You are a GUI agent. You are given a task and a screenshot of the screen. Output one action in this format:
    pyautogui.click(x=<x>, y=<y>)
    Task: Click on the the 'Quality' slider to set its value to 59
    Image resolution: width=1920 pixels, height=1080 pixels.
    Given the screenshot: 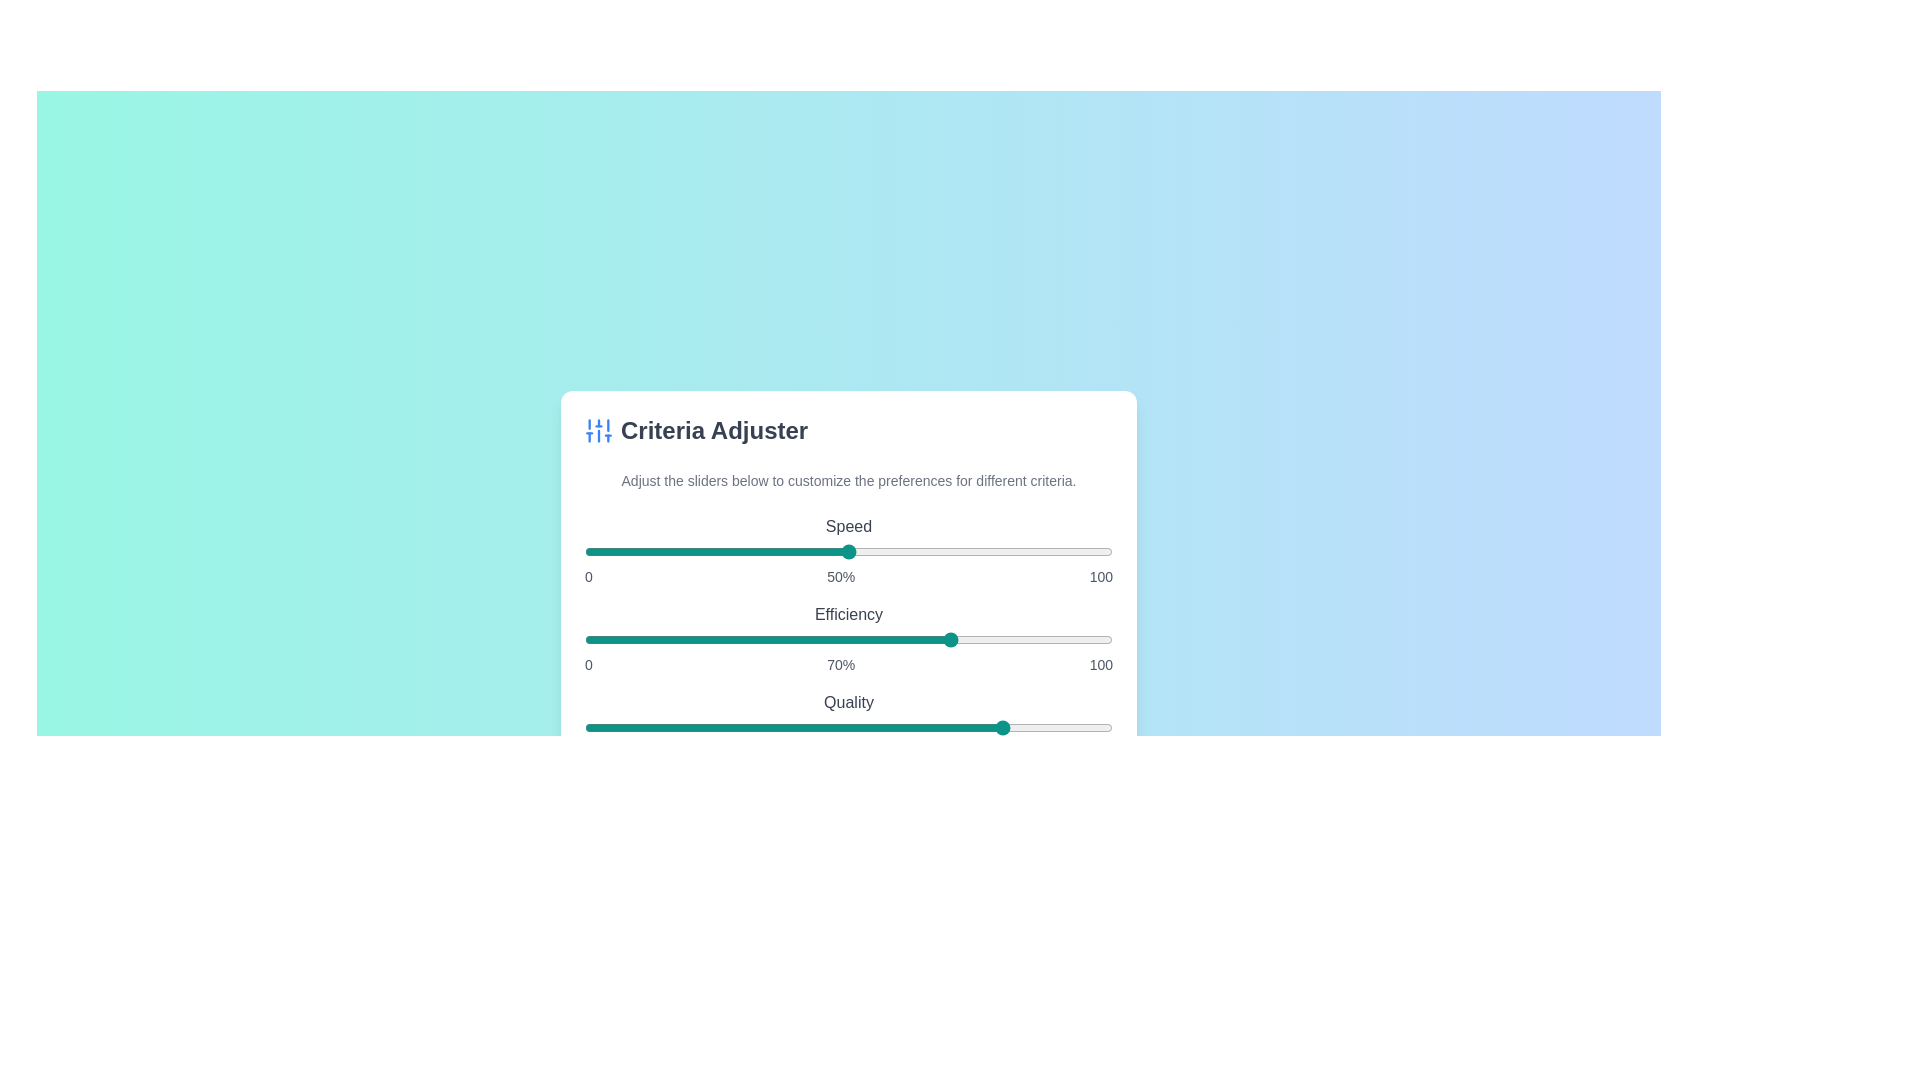 What is the action you would take?
    pyautogui.click(x=895, y=728)
    